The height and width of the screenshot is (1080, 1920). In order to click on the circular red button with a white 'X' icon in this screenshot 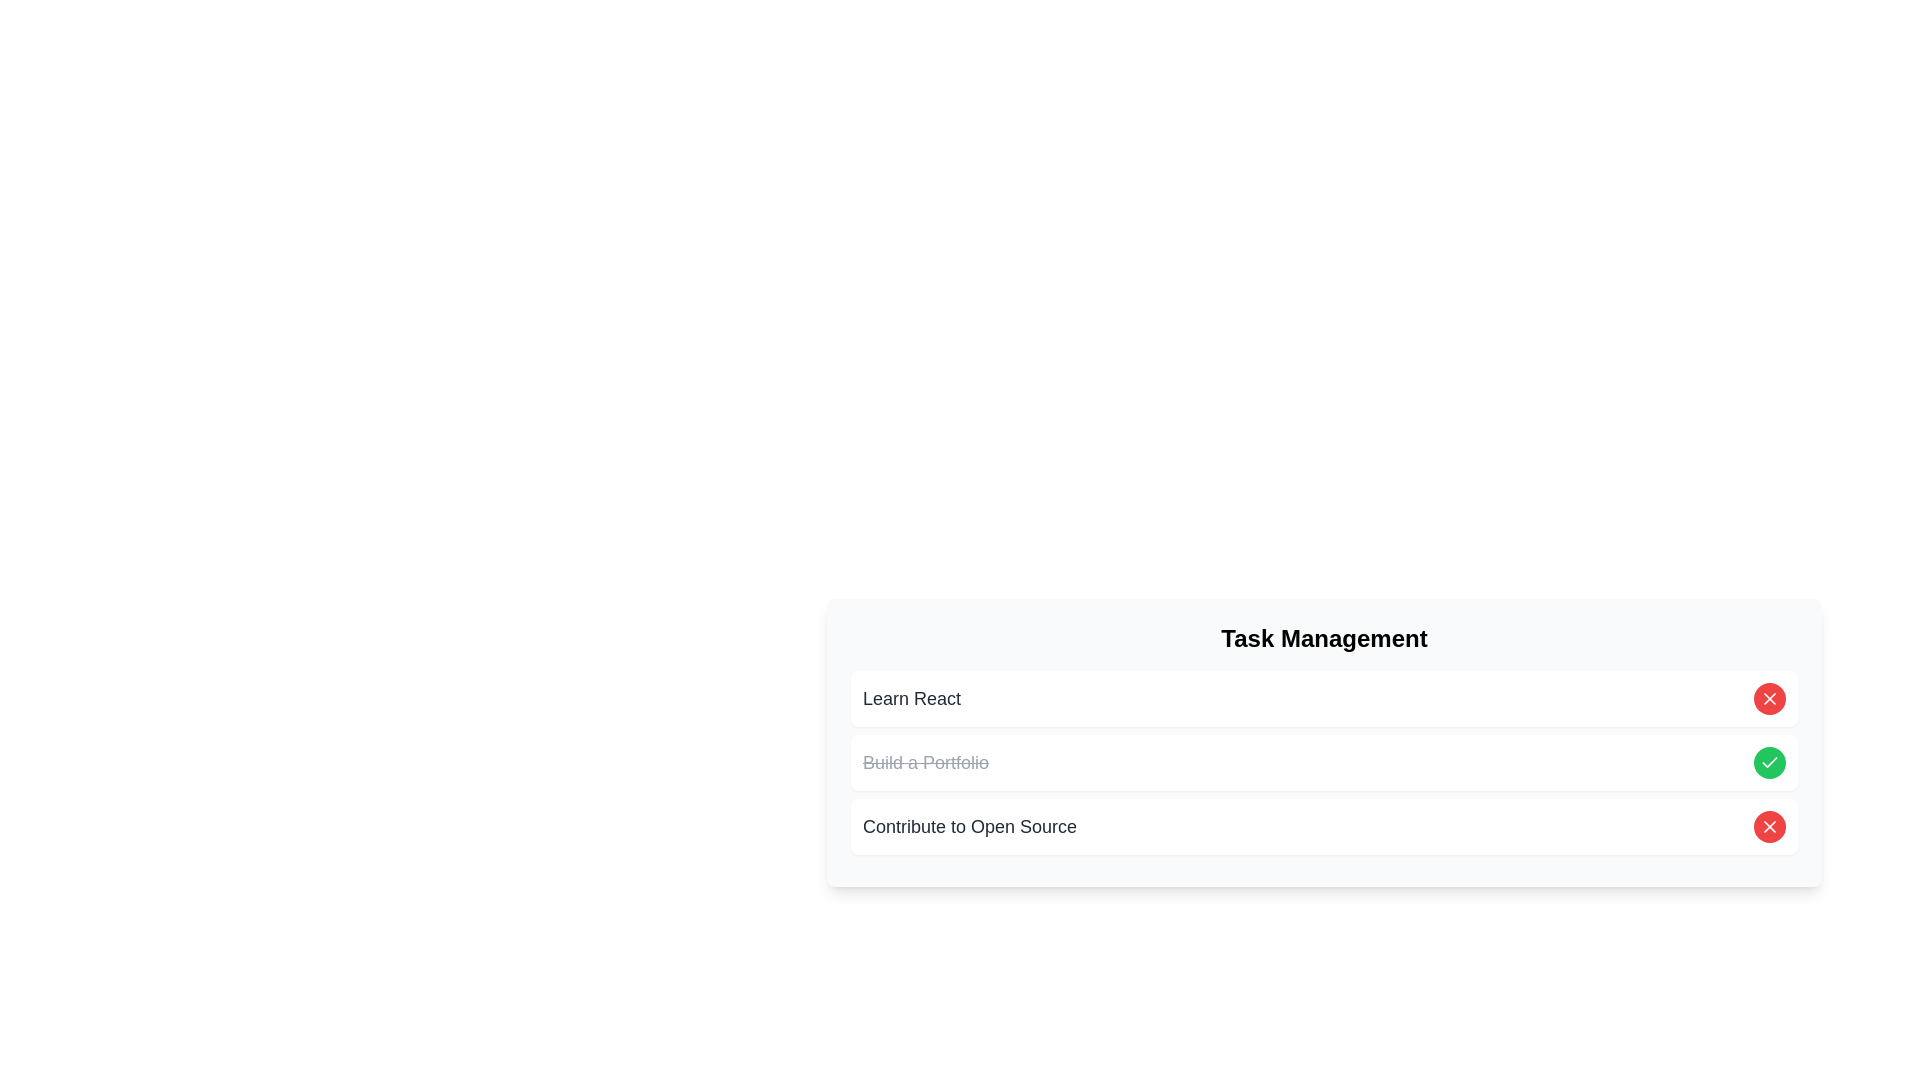, I will do `click(1770, 826)`.